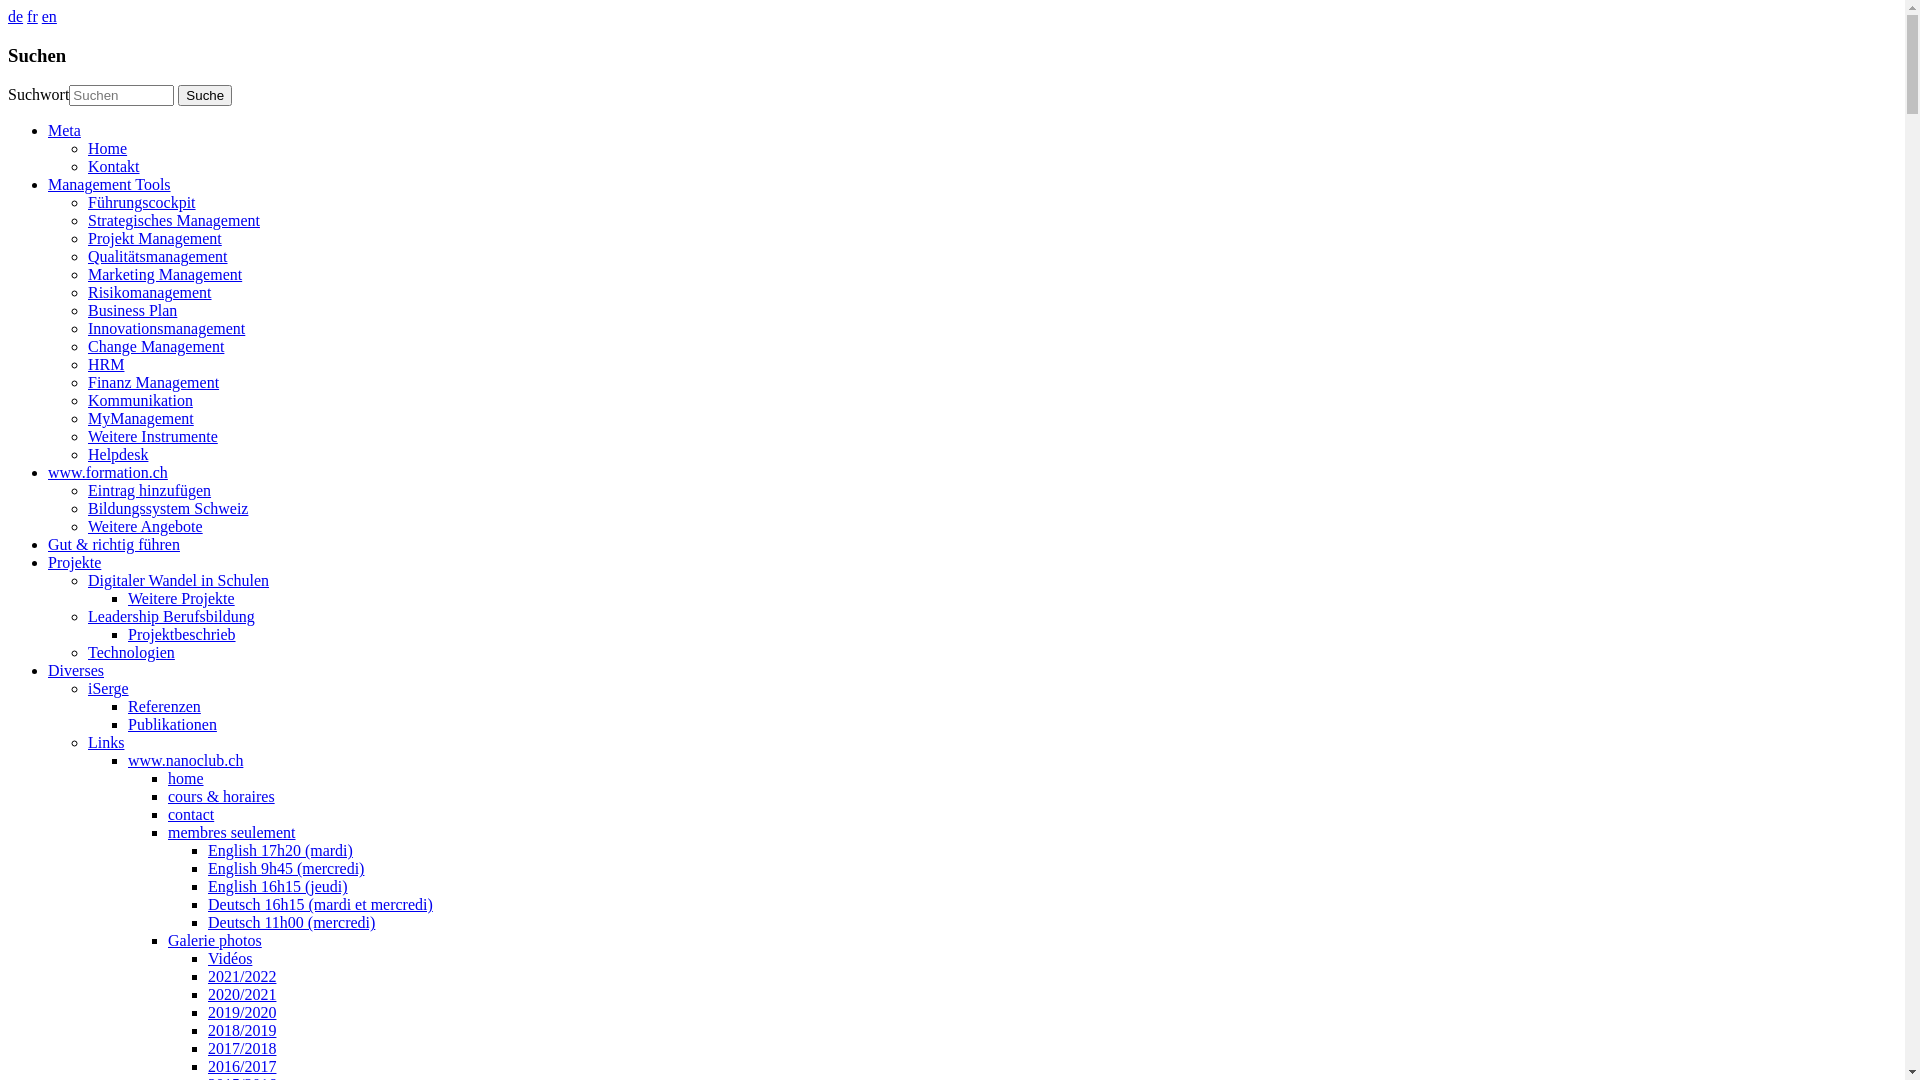  Describe the element at coordinates (231, 832) in the screenshot. I see `'membres seulement'` at that location.